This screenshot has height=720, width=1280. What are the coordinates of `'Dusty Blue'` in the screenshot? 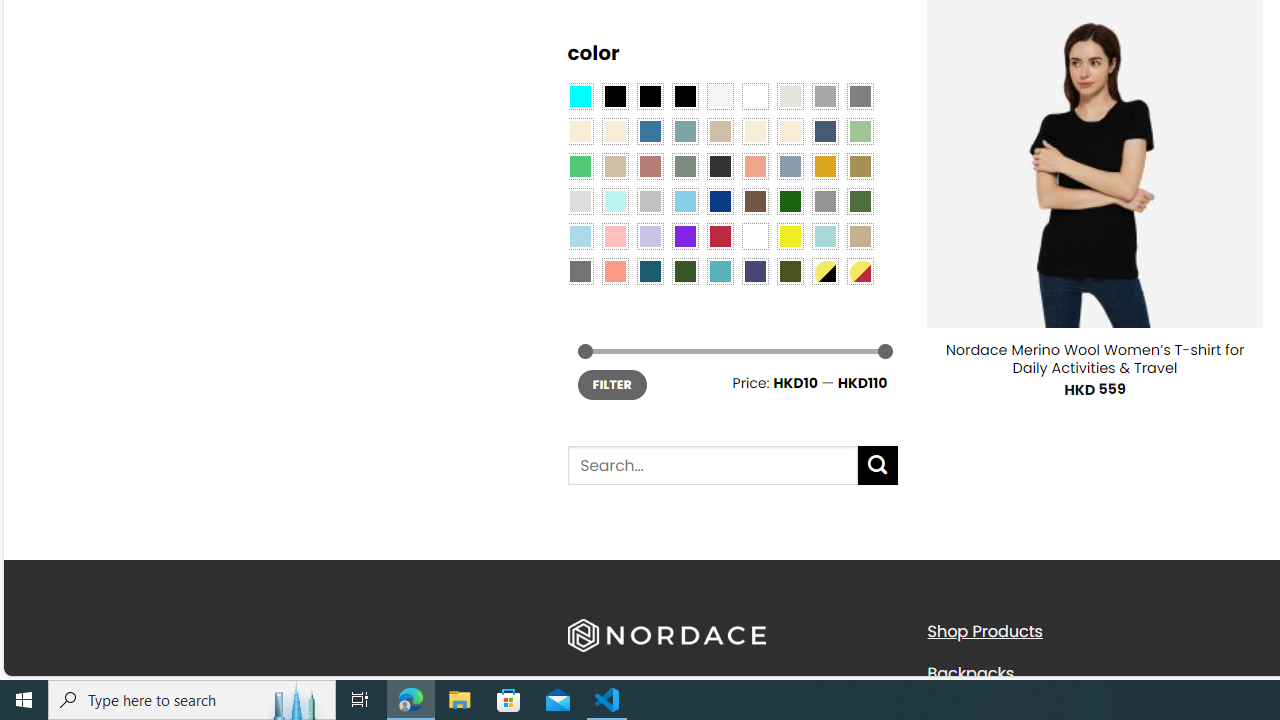 It's located at (788, 164).